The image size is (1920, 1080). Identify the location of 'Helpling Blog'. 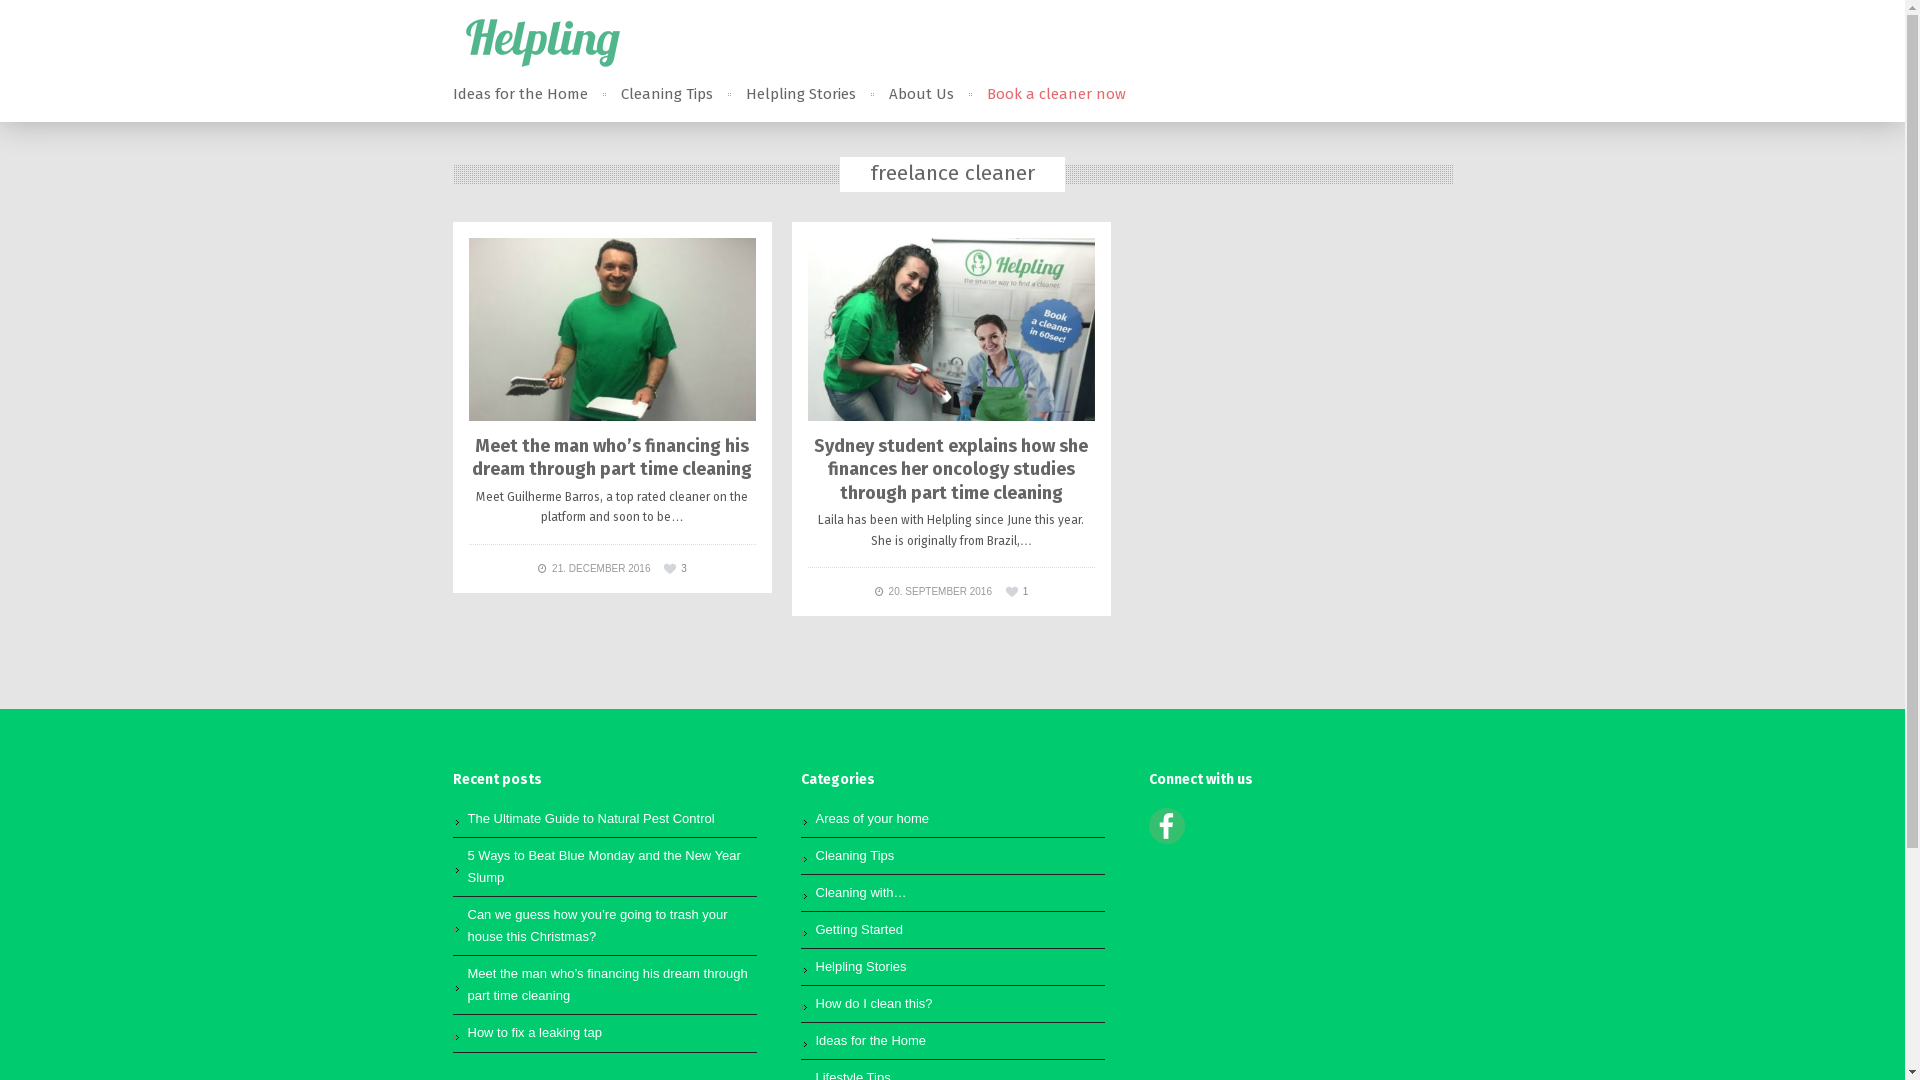
(542, 42).